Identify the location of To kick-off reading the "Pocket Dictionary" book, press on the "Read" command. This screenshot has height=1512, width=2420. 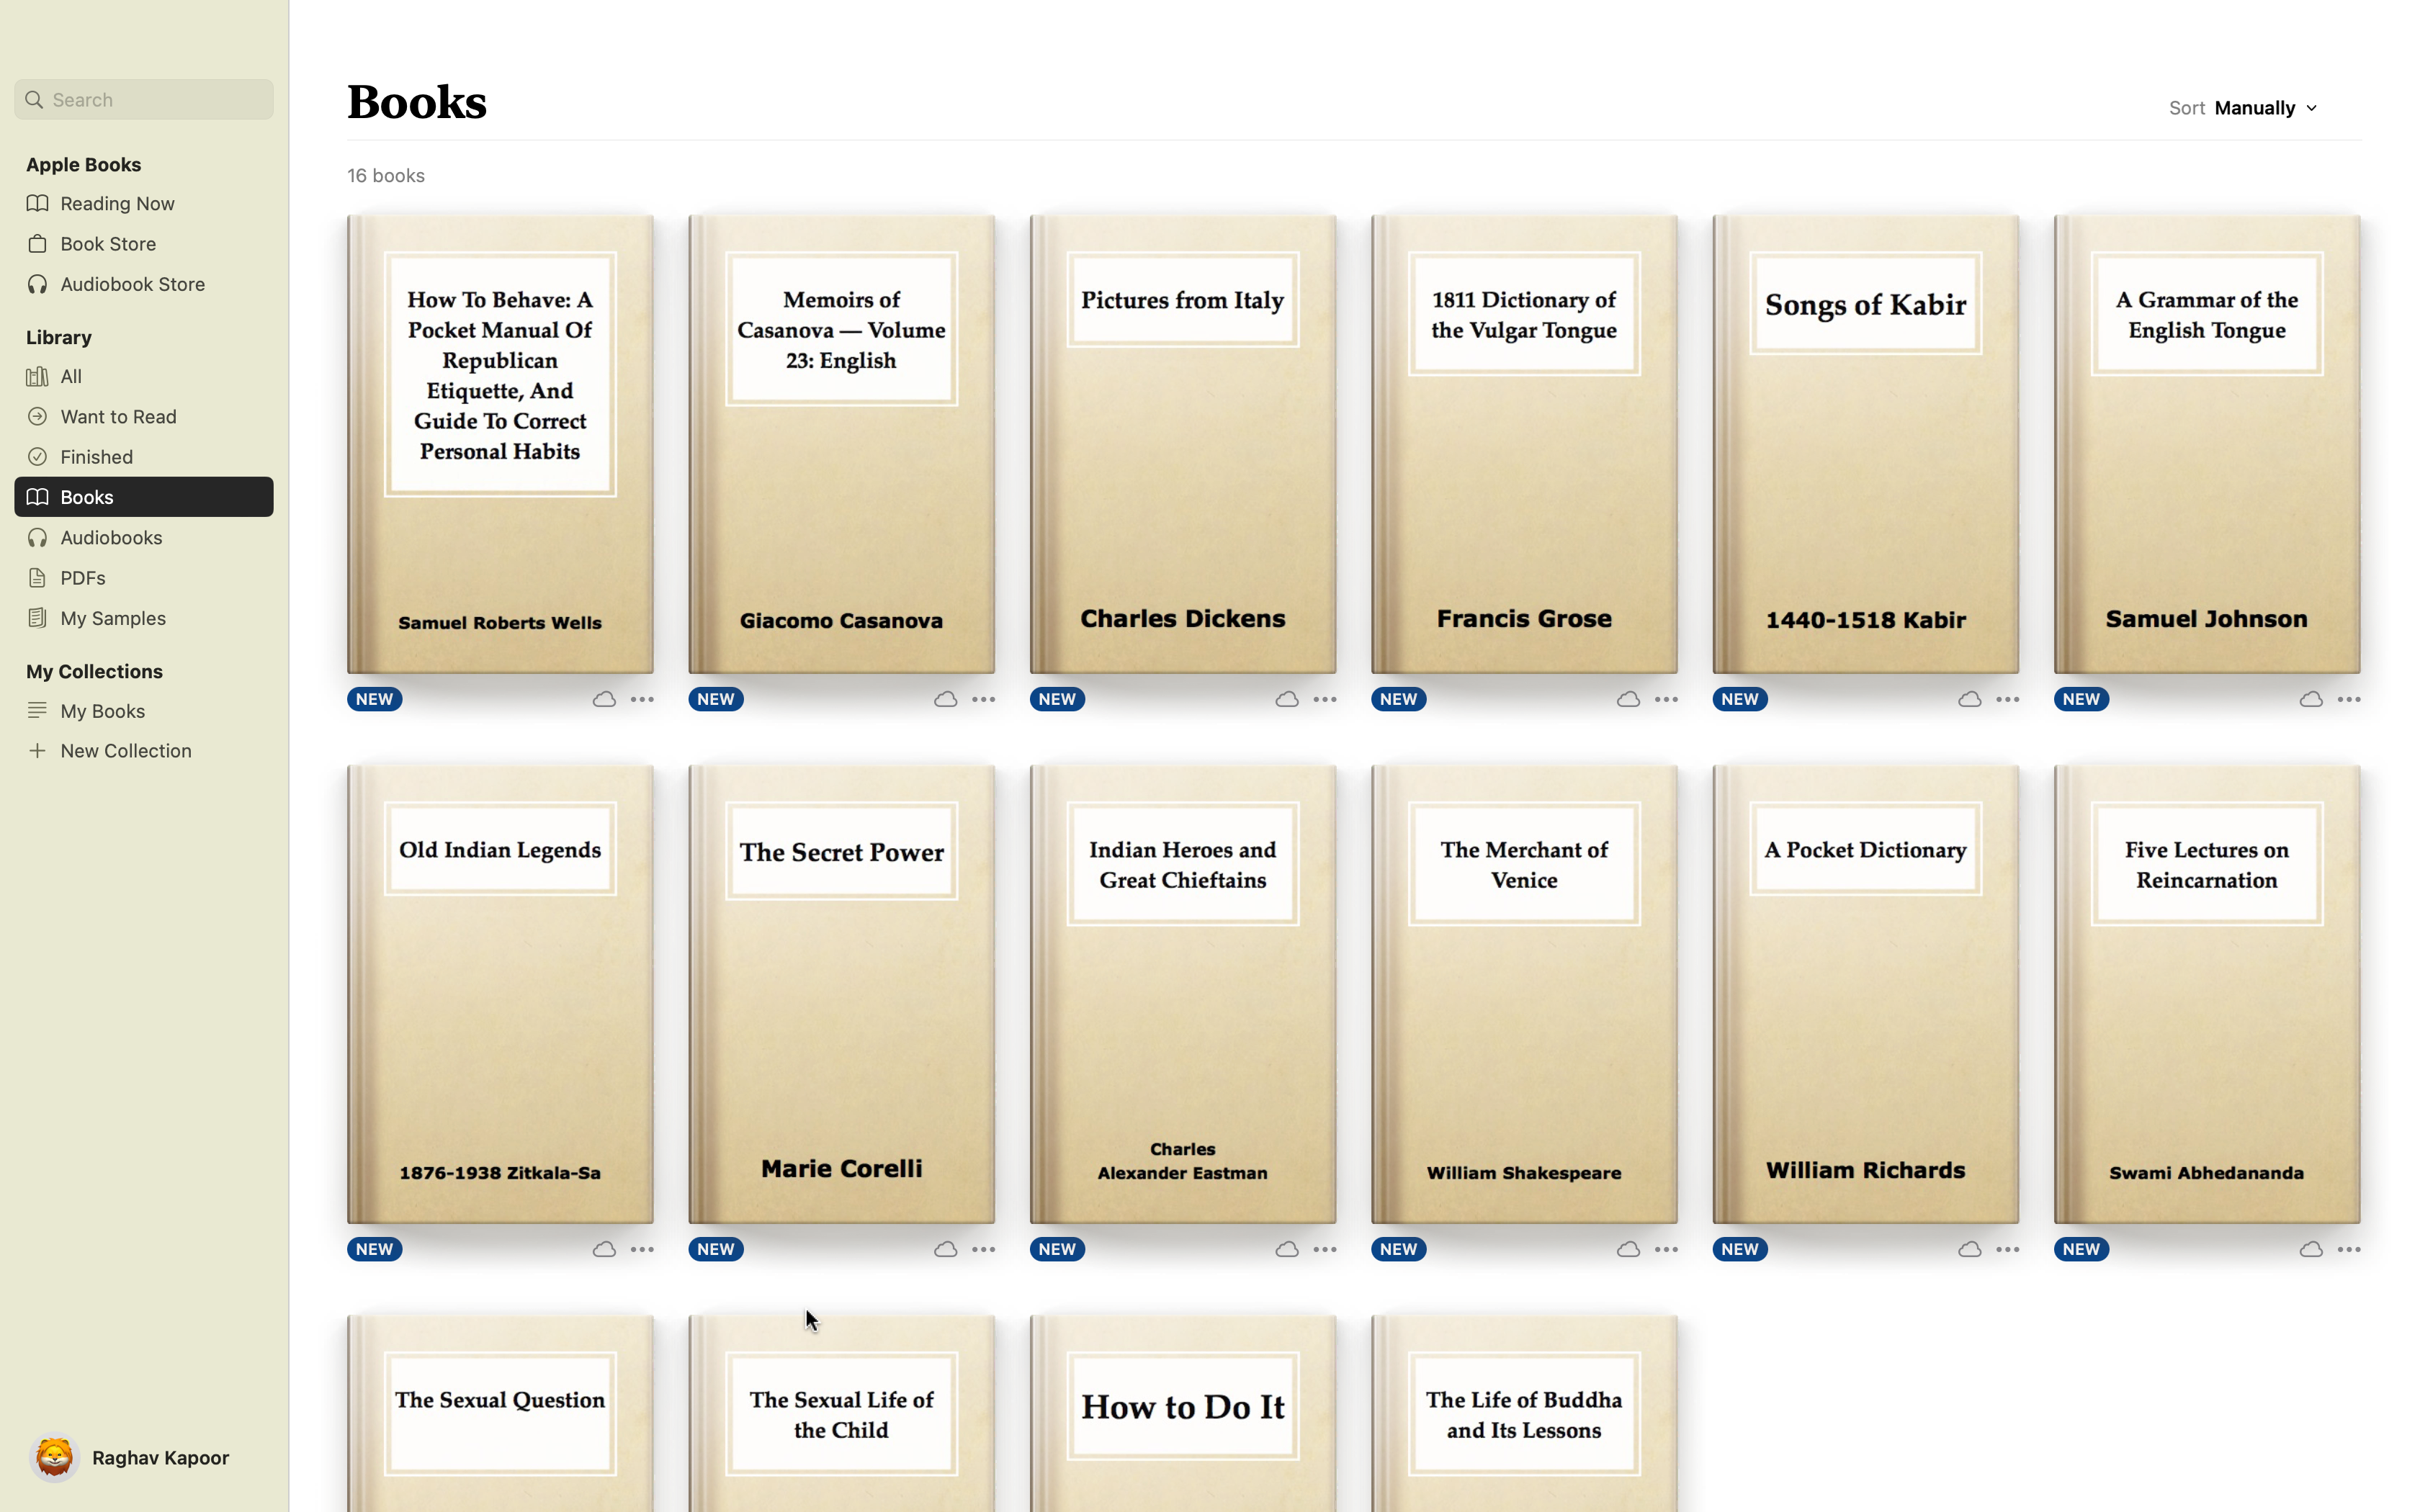
(1865, 991).